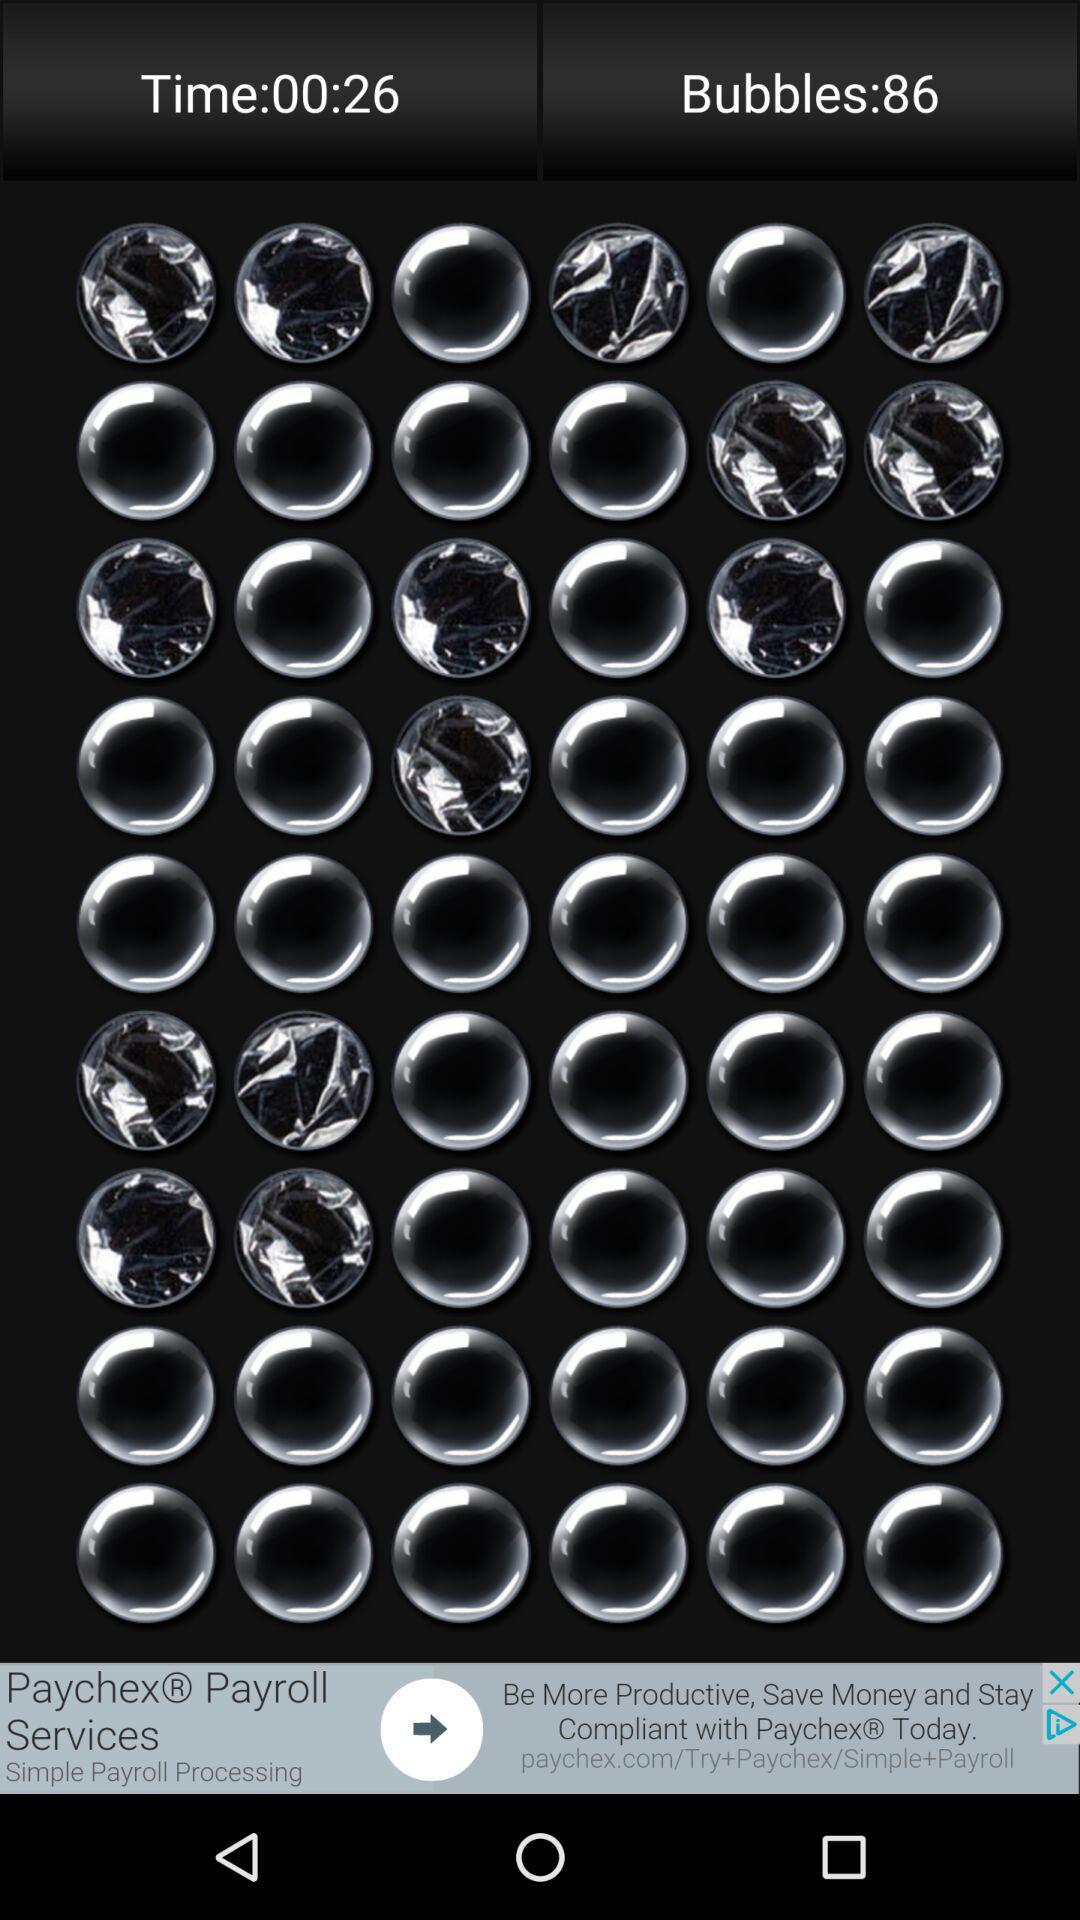  What do you see at coordinates (145, 482) in the screenshot?
I see `the refresh icon` at bounding box center [145, 482].